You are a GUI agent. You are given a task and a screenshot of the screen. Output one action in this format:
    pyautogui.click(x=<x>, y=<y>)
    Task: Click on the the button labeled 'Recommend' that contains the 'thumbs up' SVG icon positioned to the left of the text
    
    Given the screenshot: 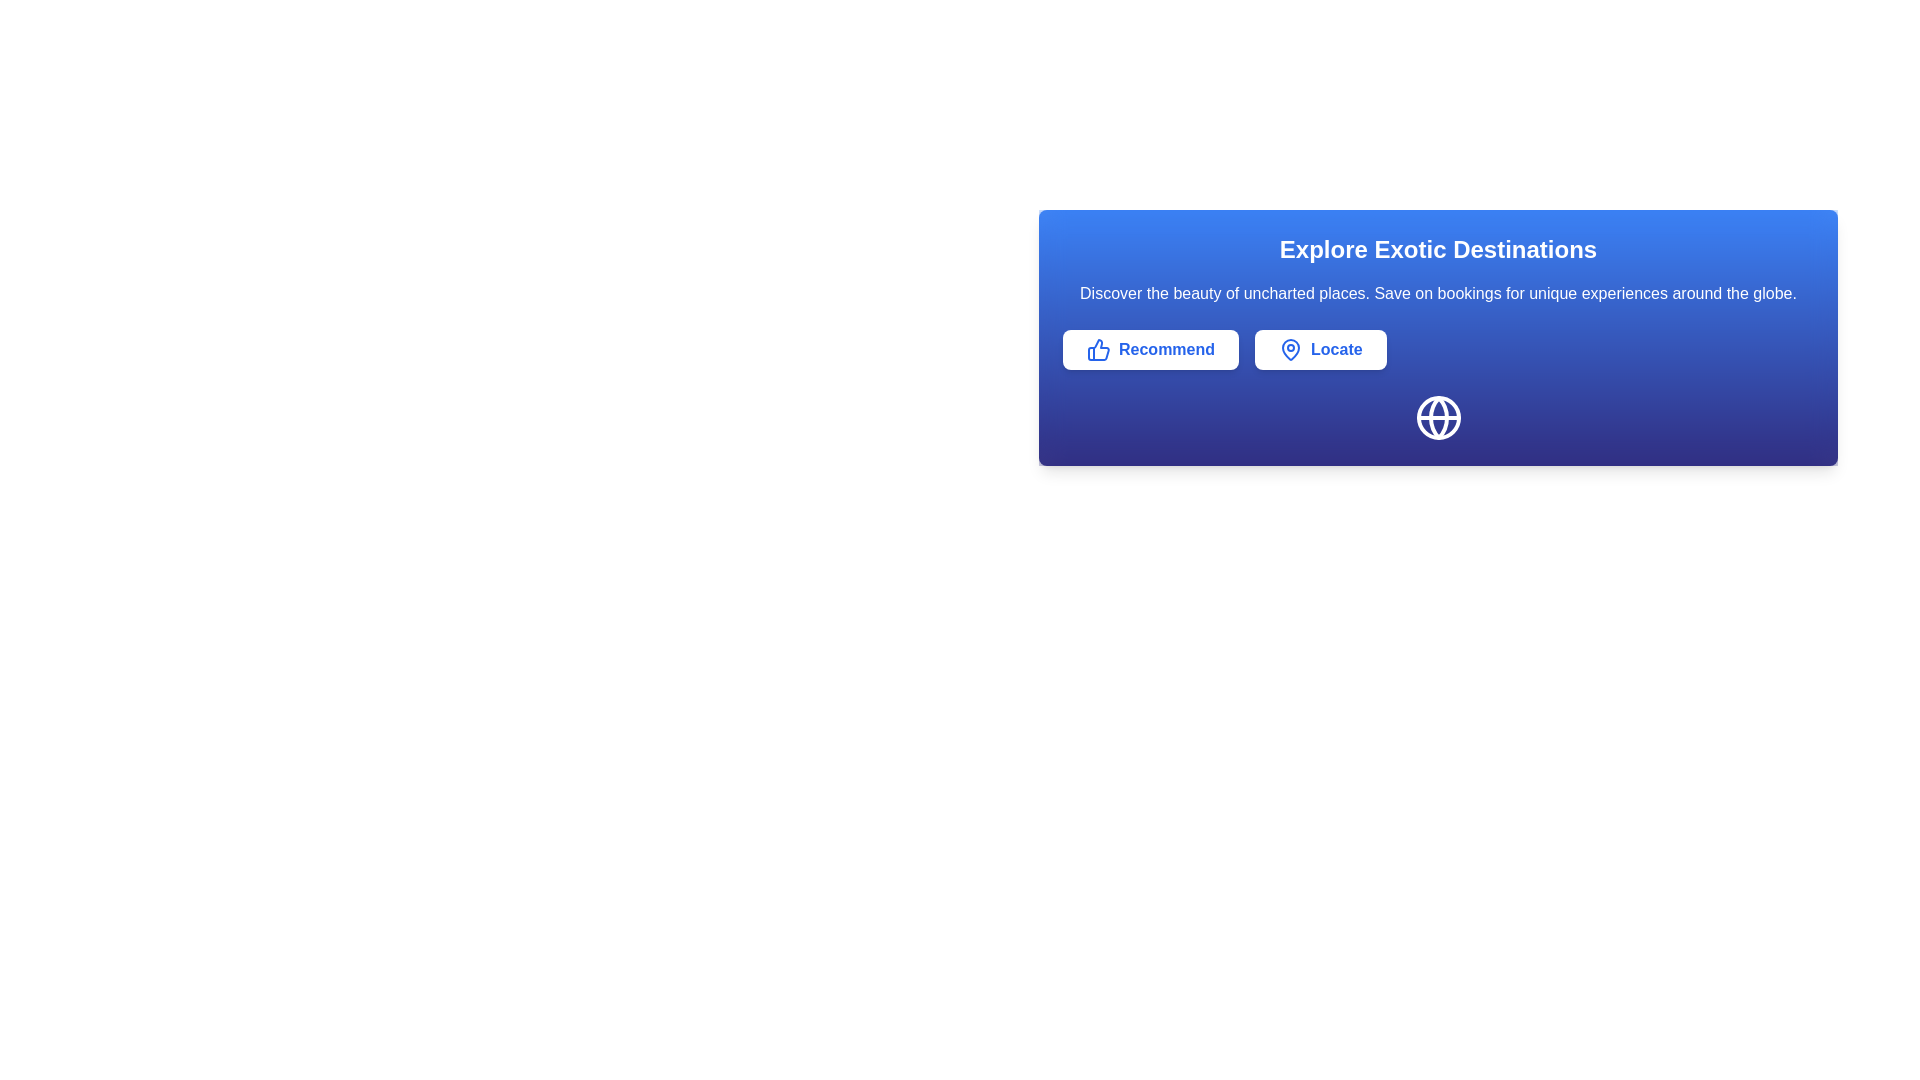 What is the action you would take?
    pyautogui.click(x=1097, y=349)
    